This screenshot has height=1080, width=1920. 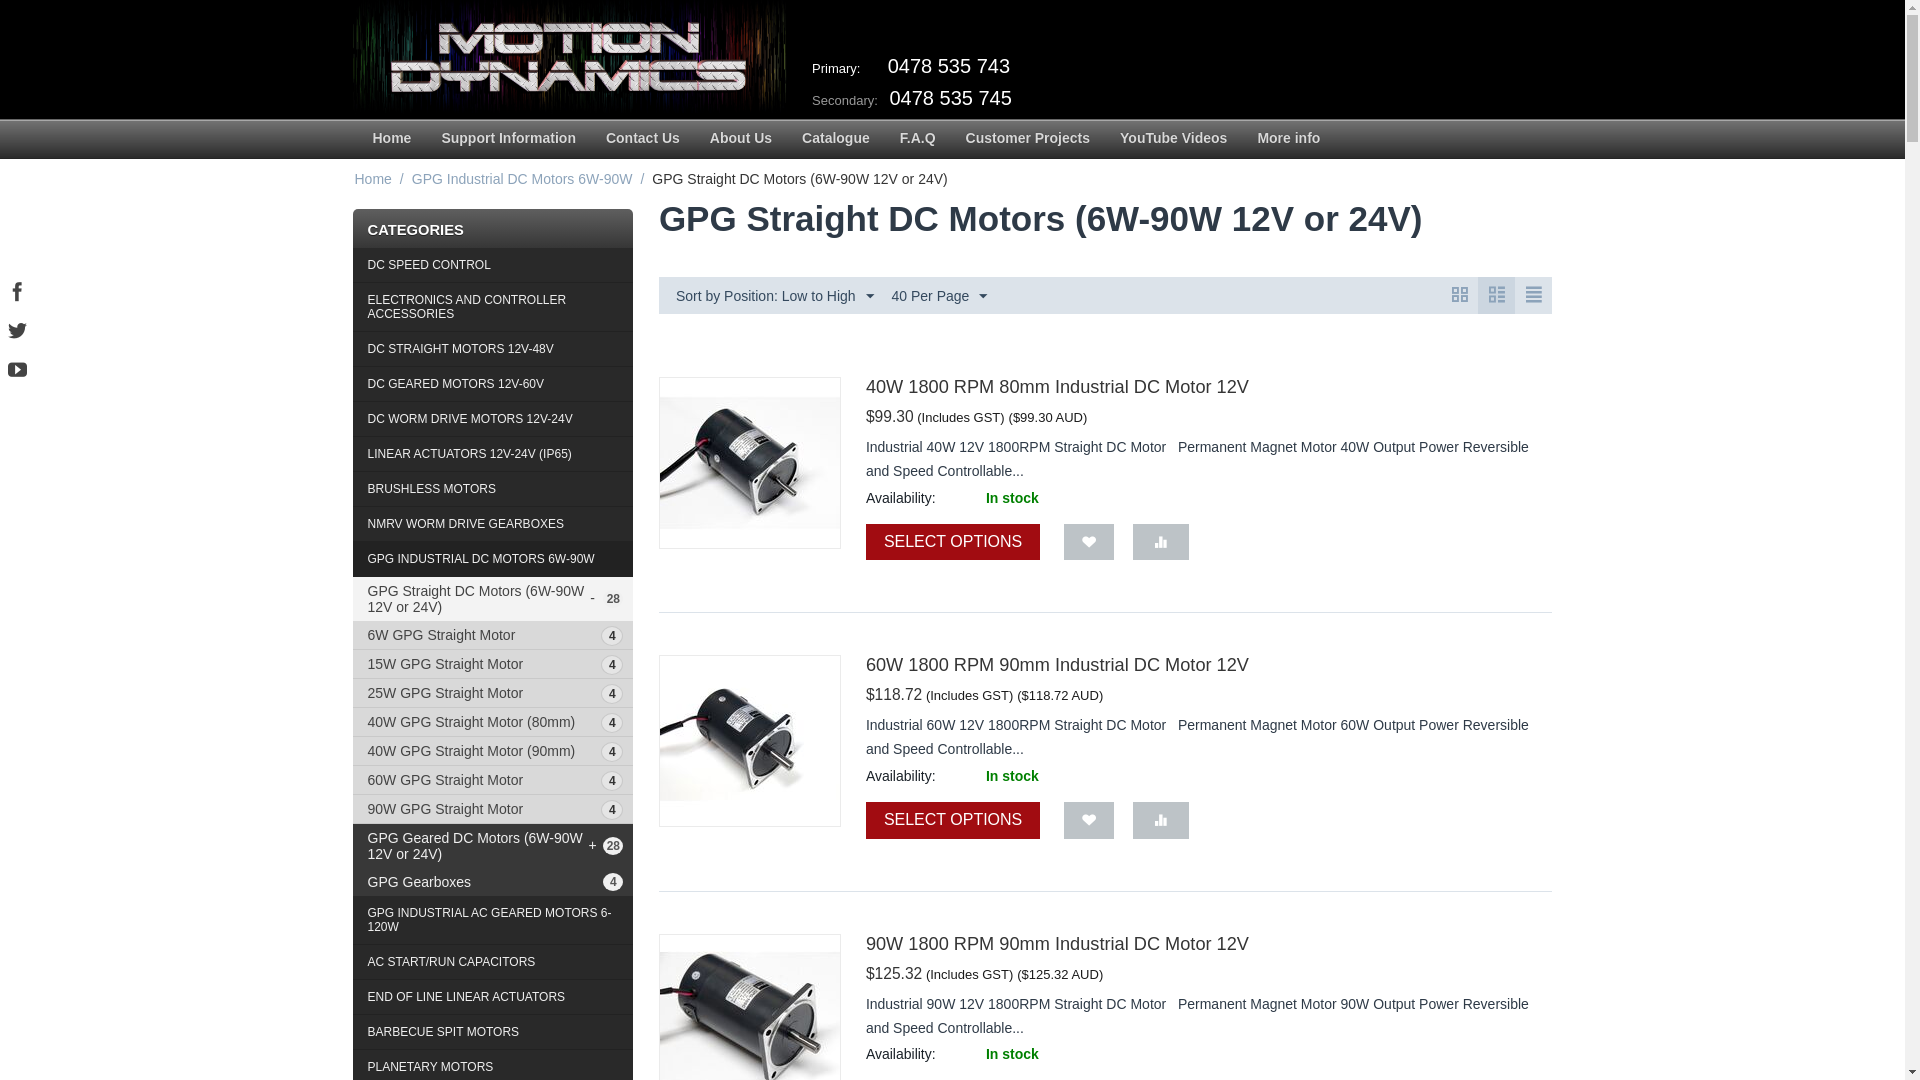 I want to click on 'Customer Projects', so click(x=949, y=138).